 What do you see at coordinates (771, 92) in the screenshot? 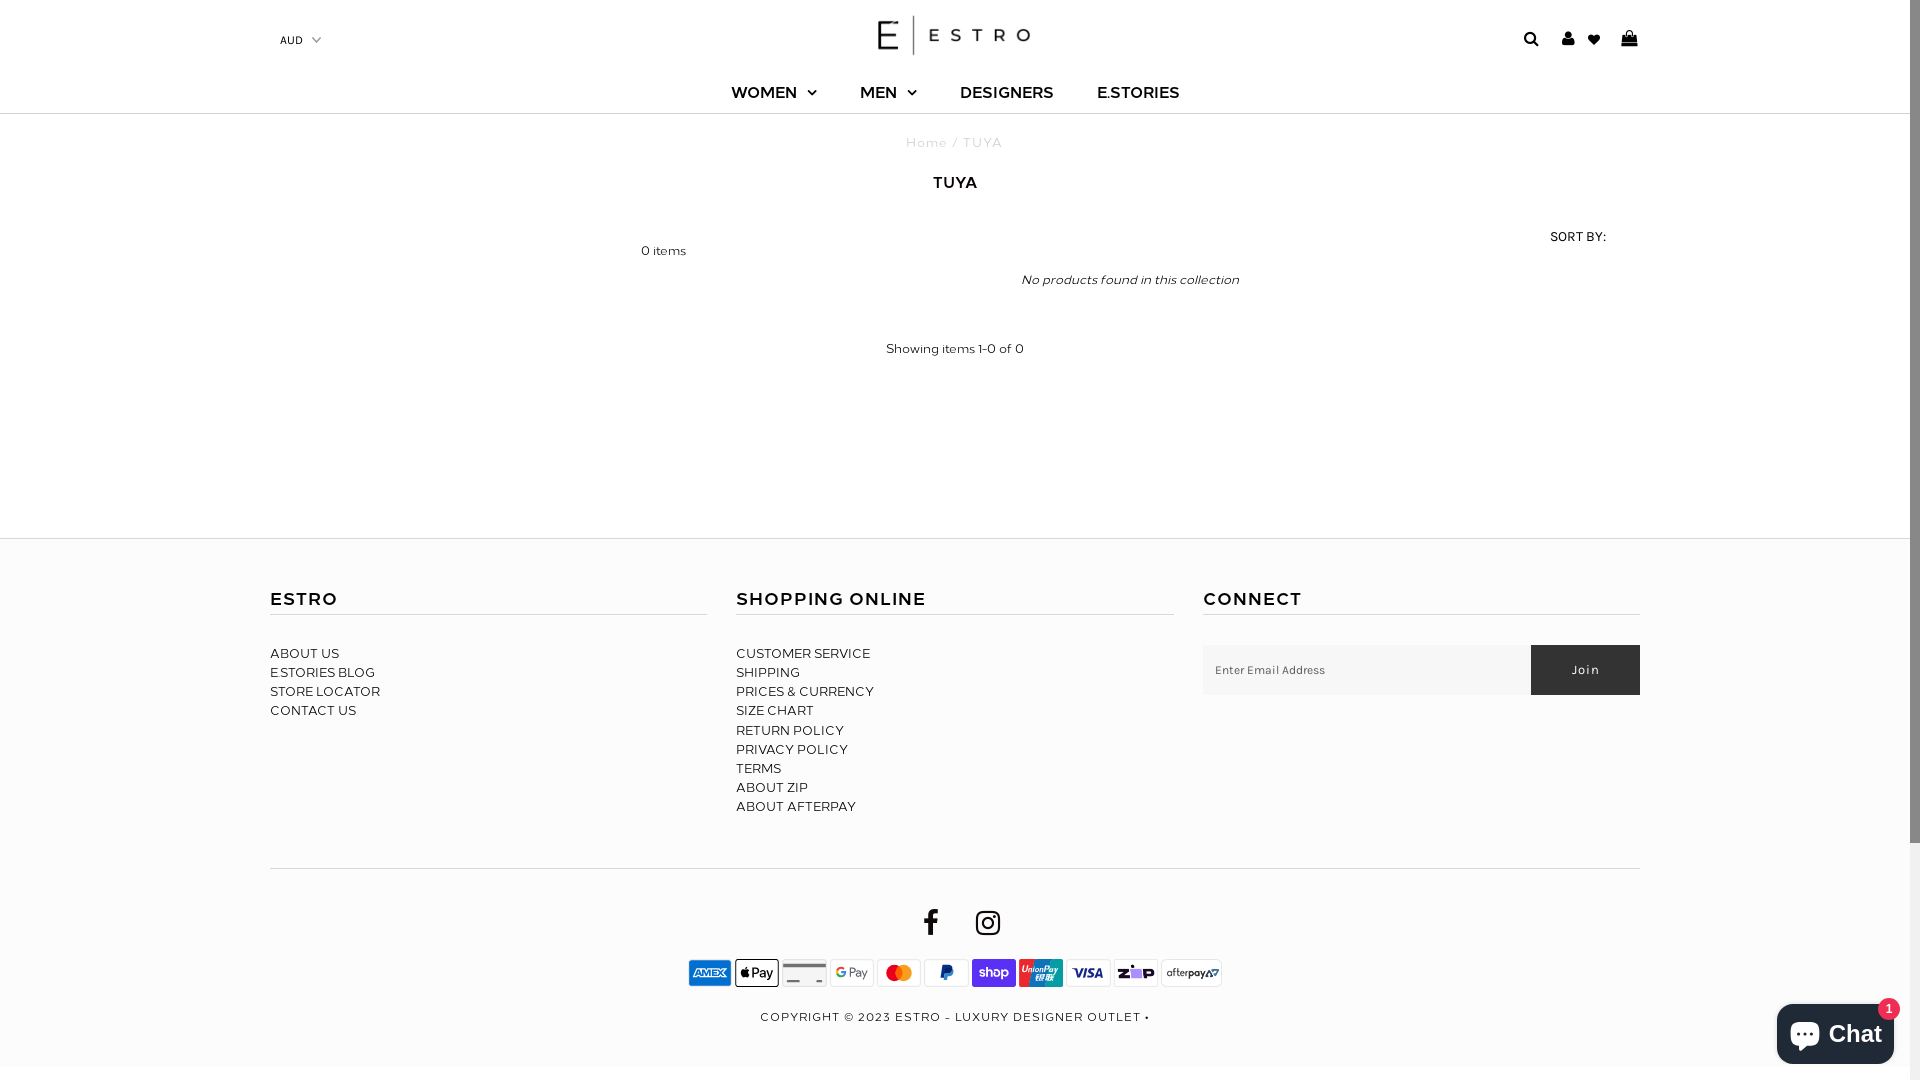
I see `'WOMEN'` at bounding box center [771, 92].